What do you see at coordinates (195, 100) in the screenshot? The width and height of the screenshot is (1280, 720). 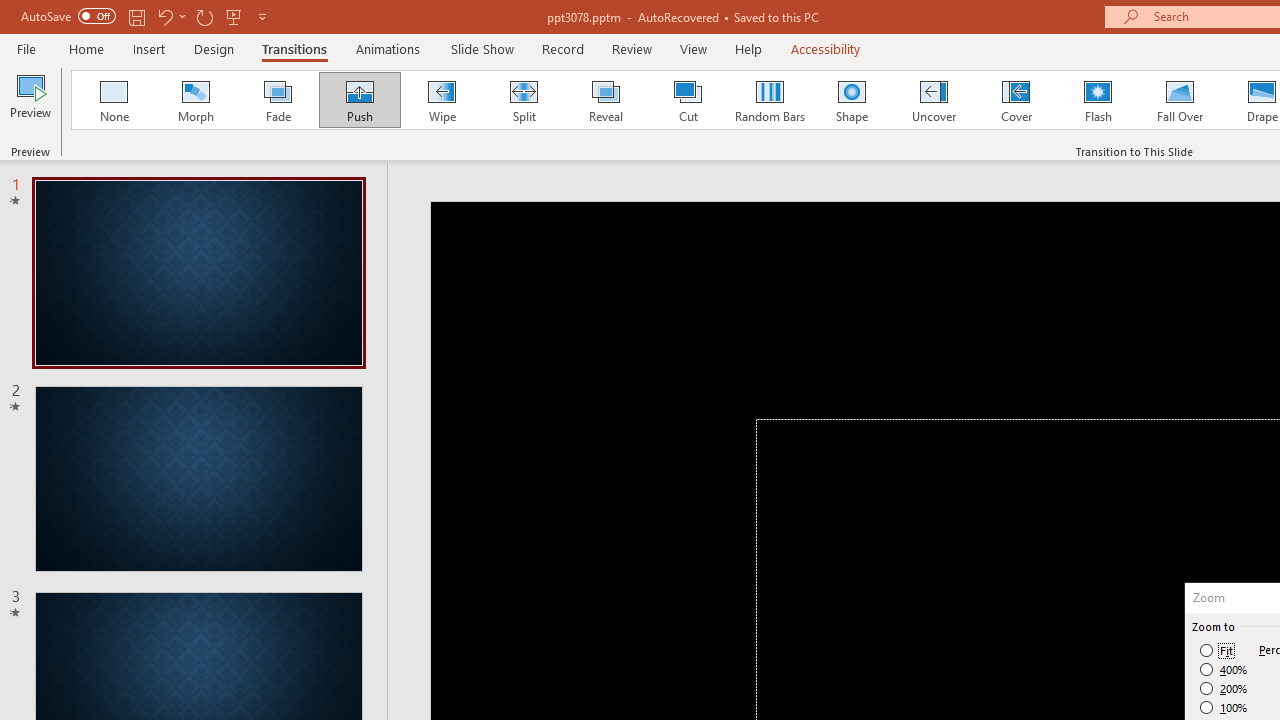 I see `'Morph'` at bounding box center [195, 100].